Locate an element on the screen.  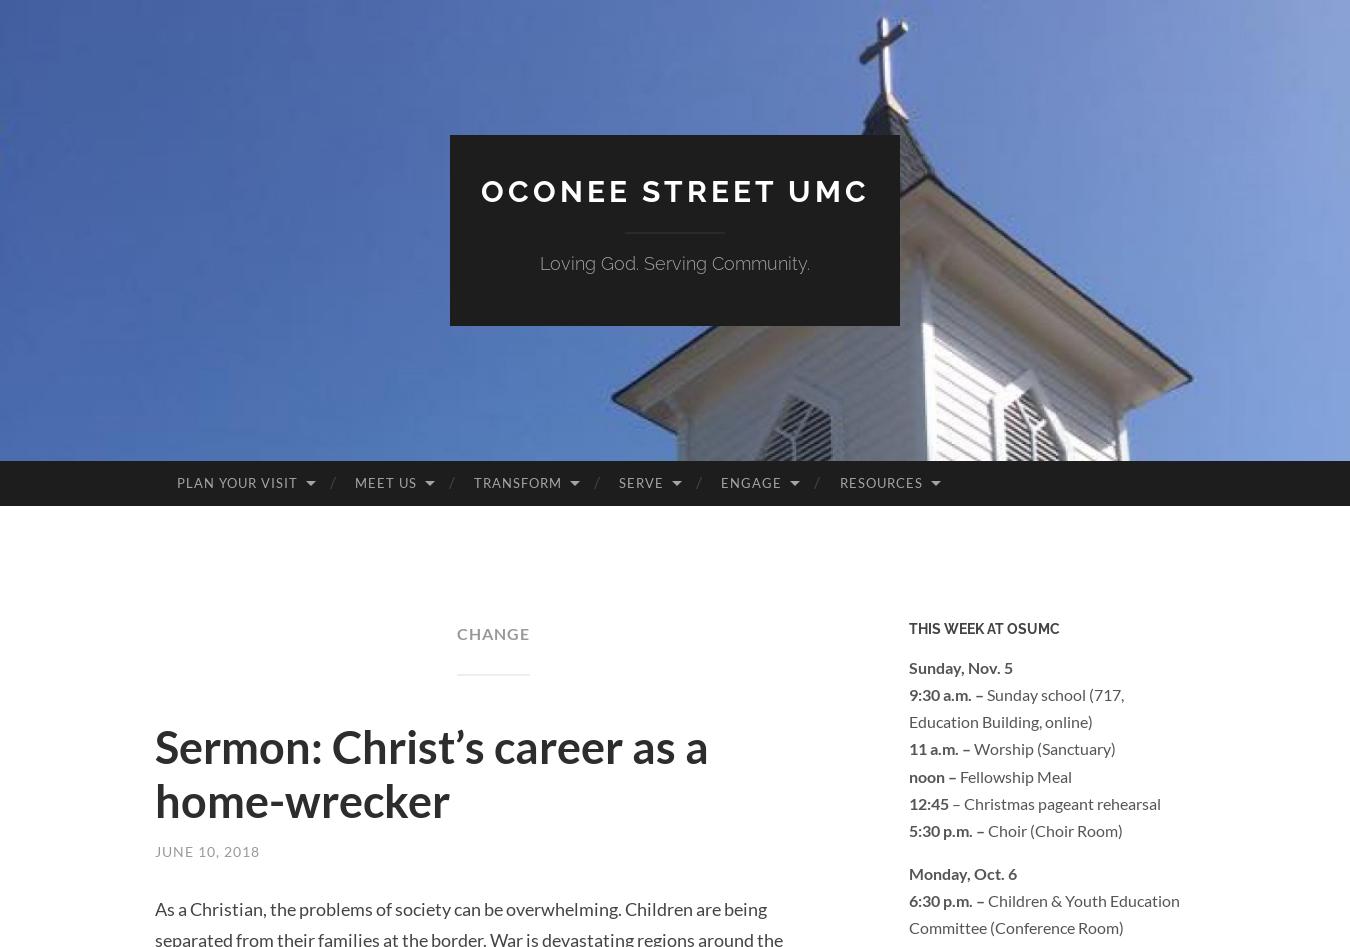
'6:30 p.m. –' is located at coordinates (946, 899).